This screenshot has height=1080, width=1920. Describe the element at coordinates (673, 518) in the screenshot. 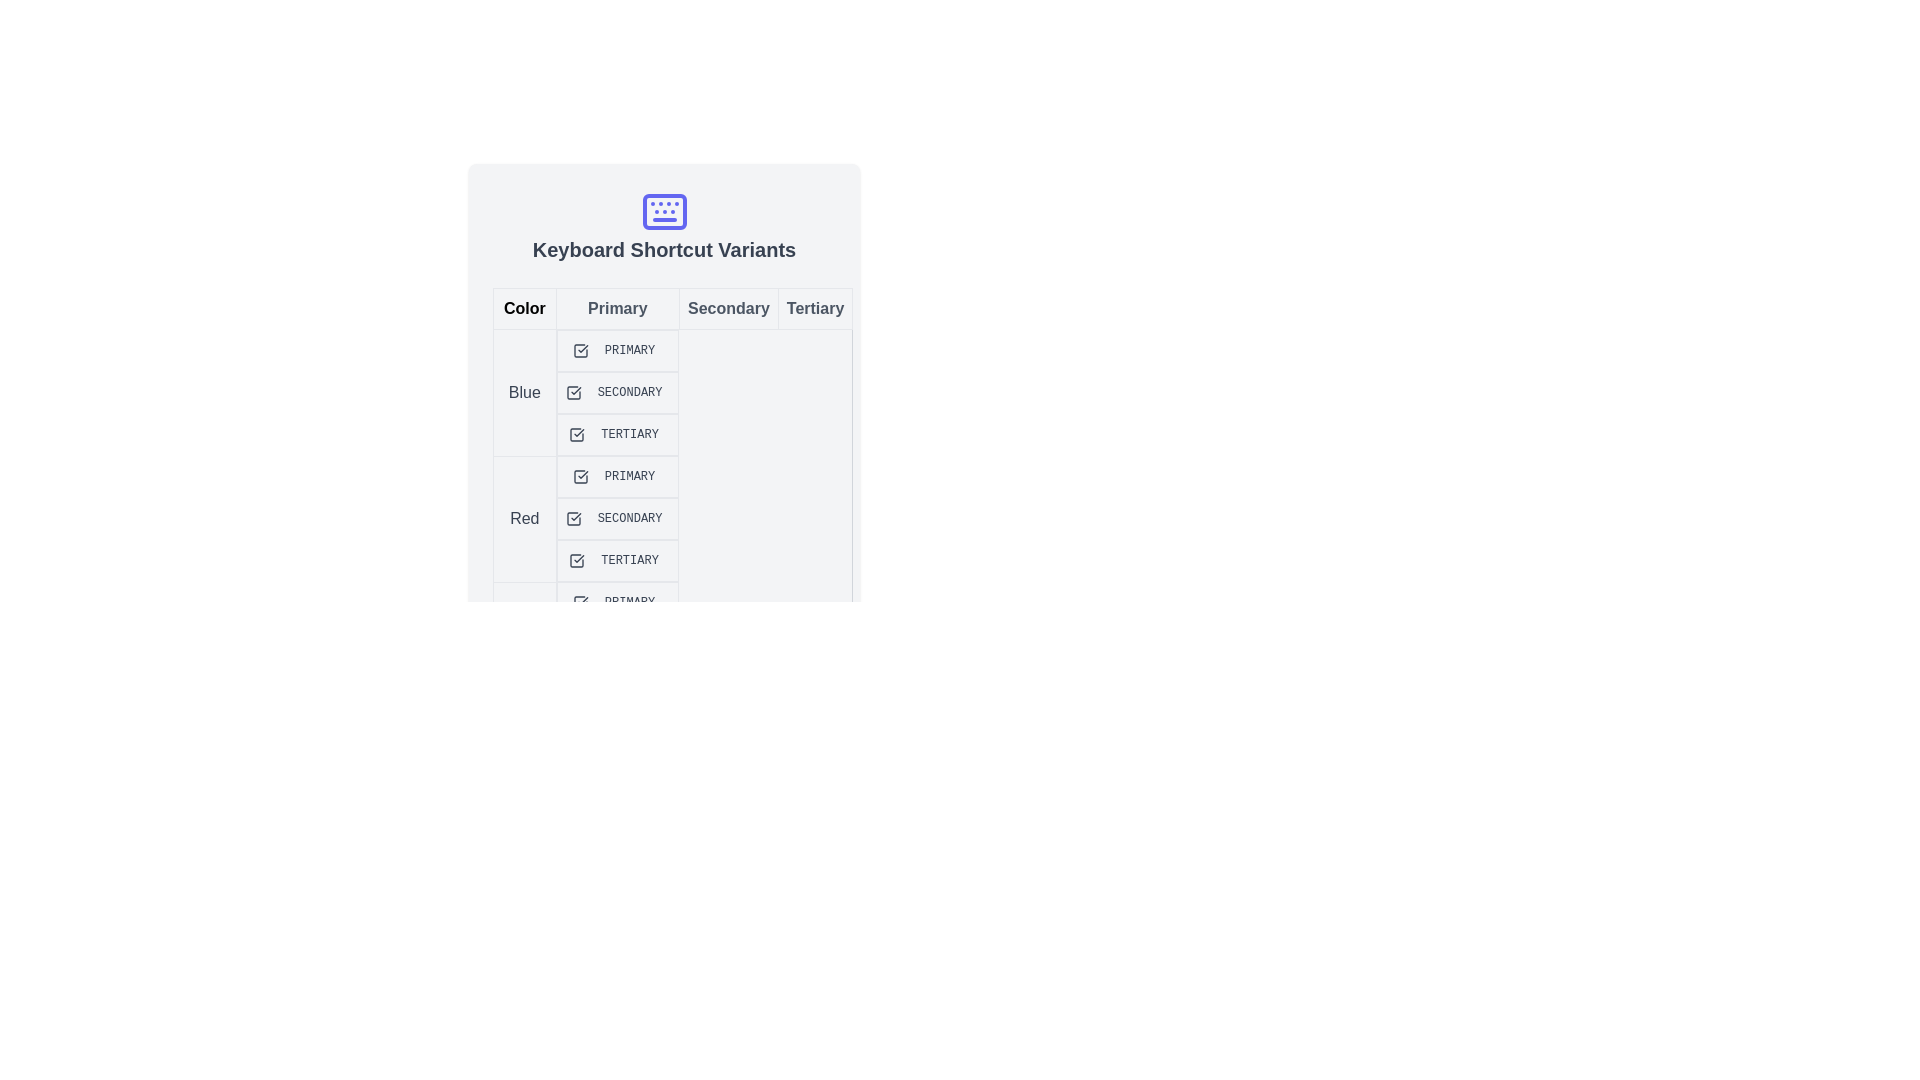

I see `the 'Secondary' text label in the 'Red' row of the 'Keyboard Shortcut Variants' table` at that location.